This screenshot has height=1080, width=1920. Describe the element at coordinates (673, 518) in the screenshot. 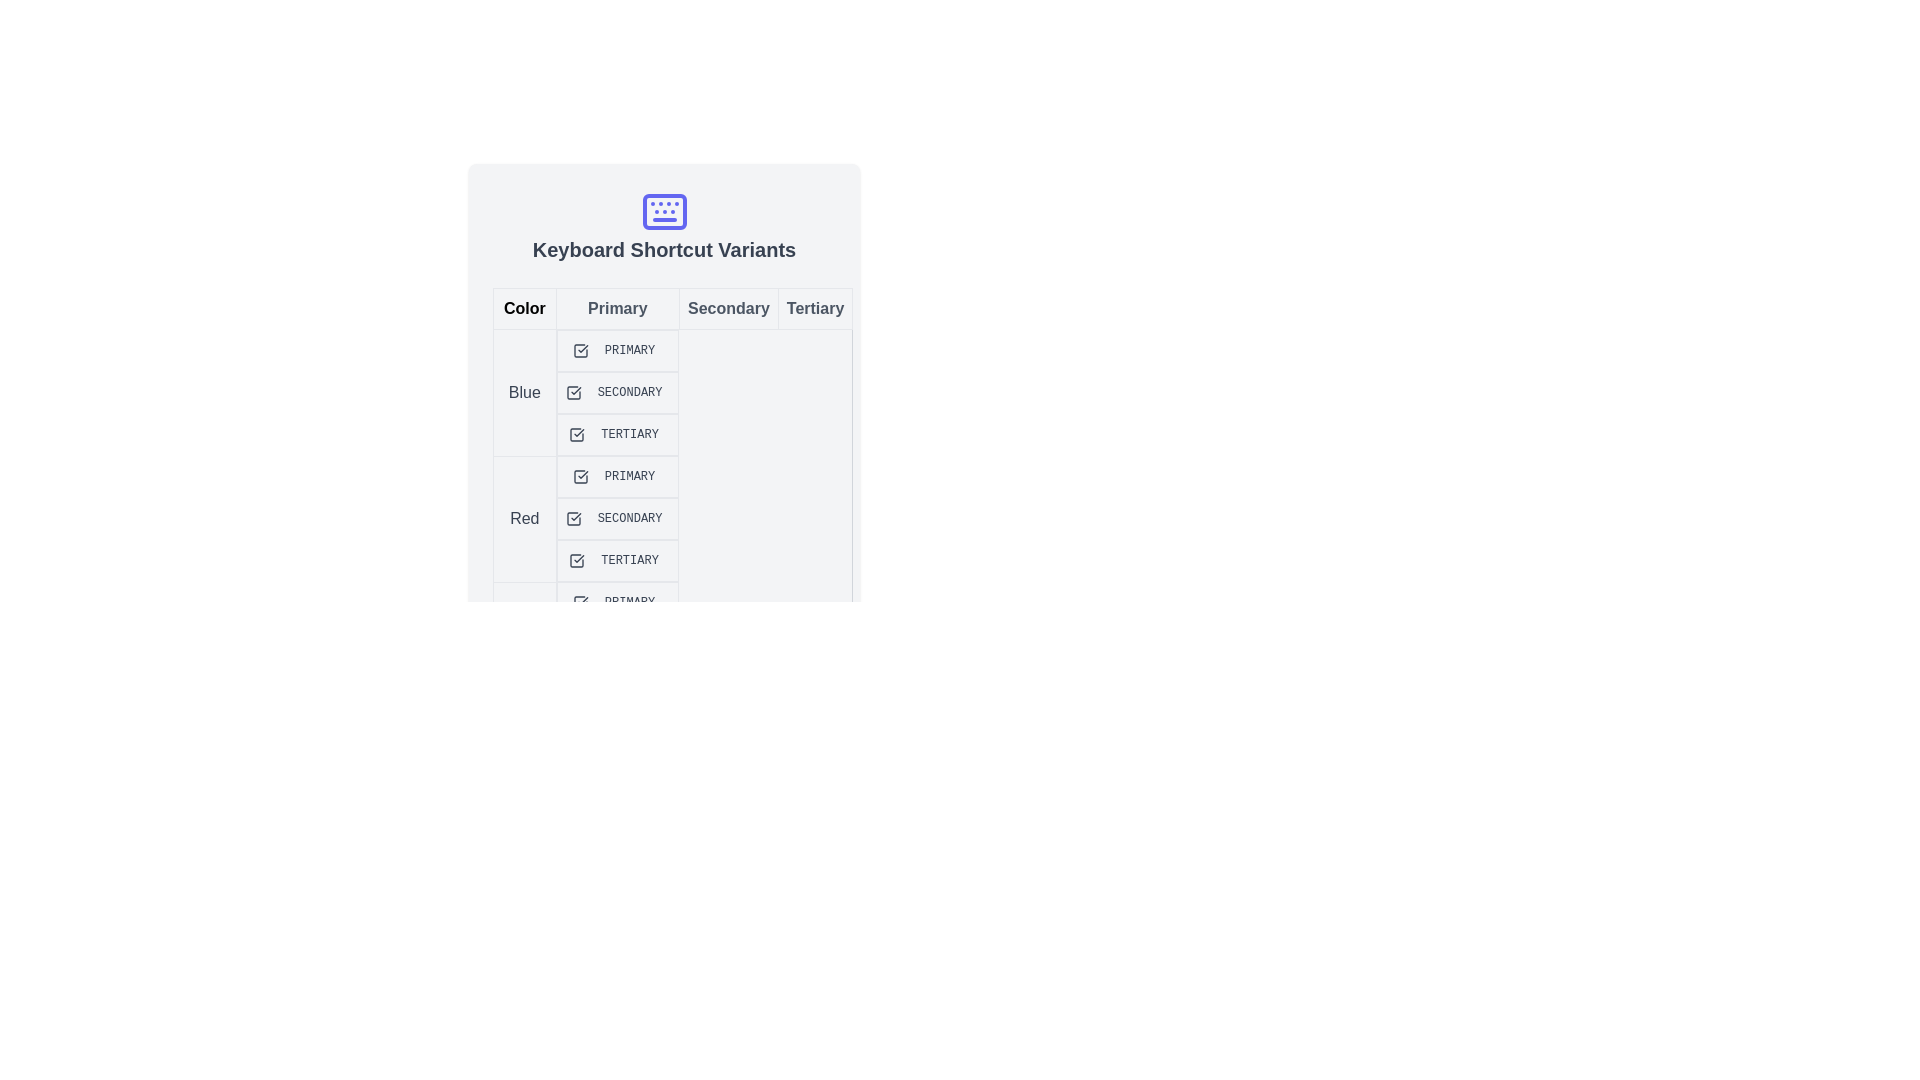

I see `the 'Secondary' text label in the 'Red' row of the 'Keyboard Shortcut Variants' table` at that location.